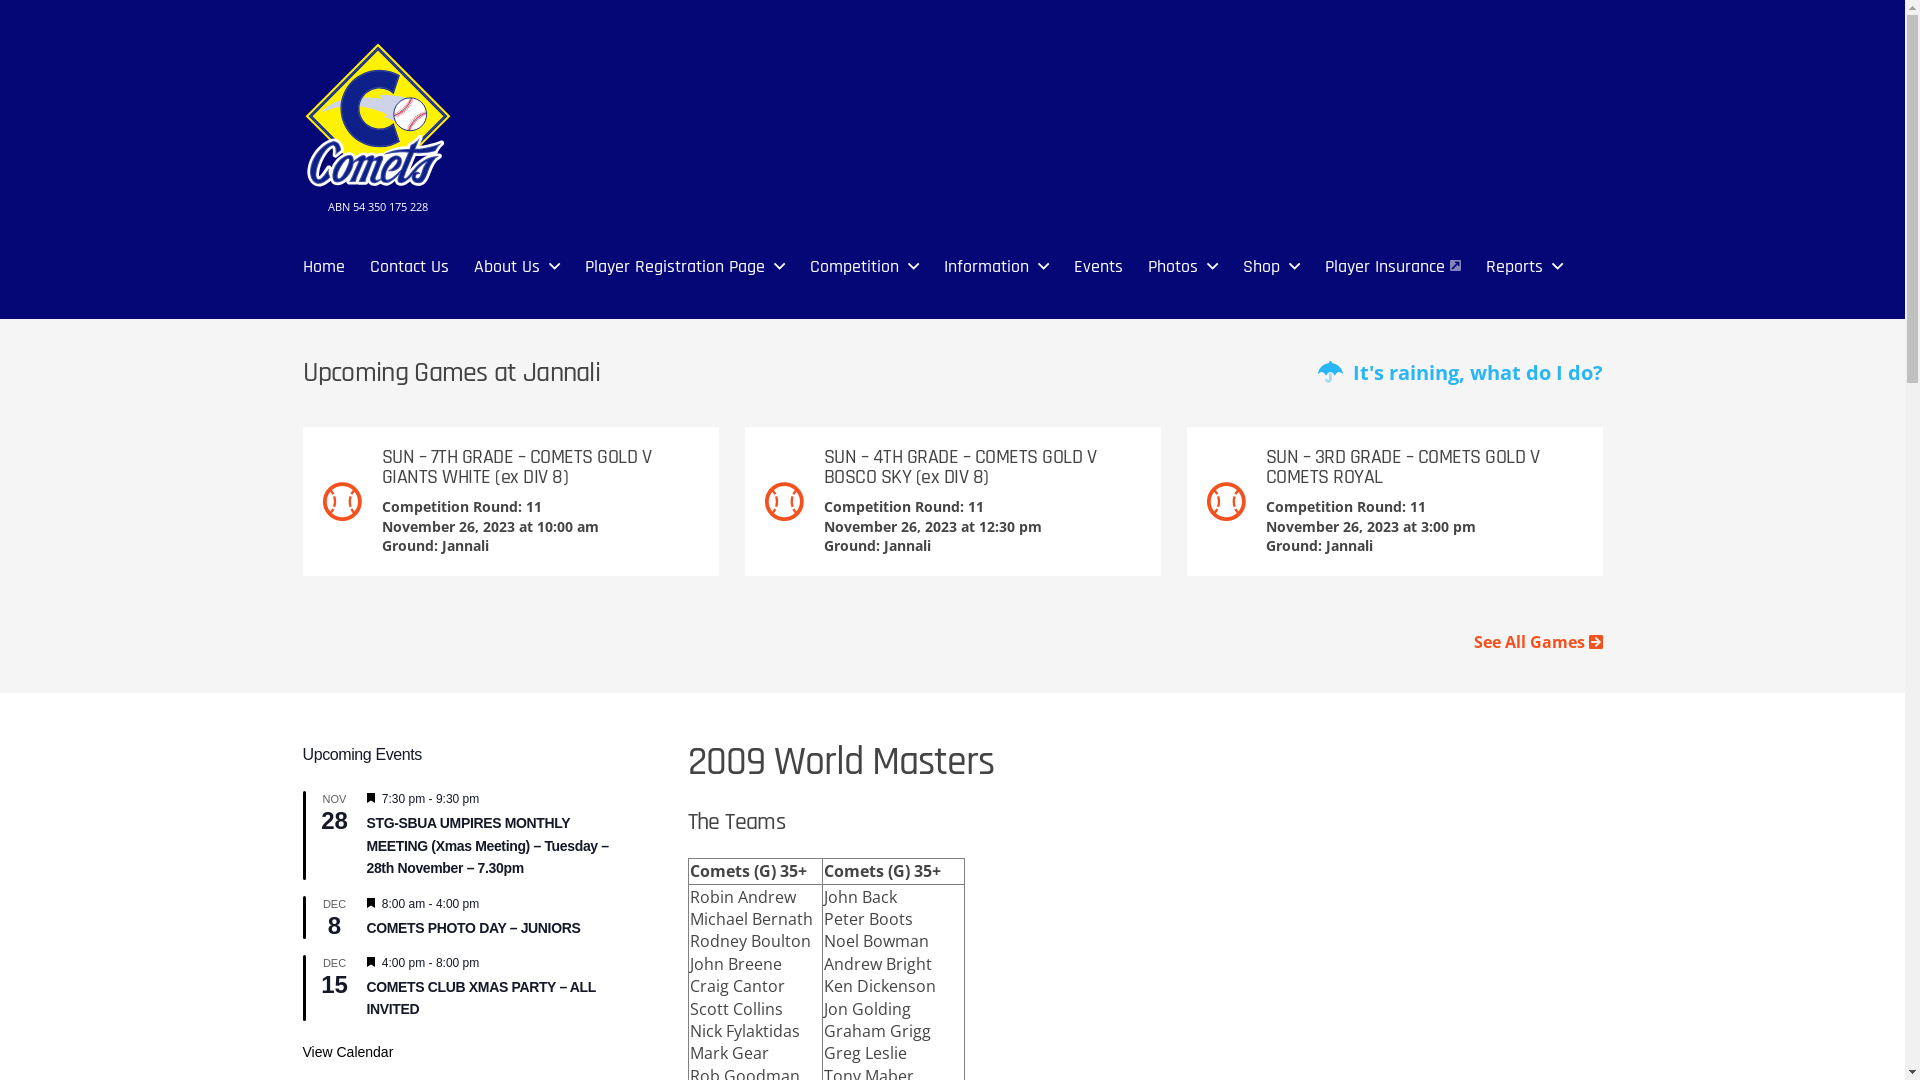 The image size is (1920, 1080). What do you see at coordinates (1391, 265) in the screenshot?
I see `'Player Insurance'` at bounding box center [1391, 265].